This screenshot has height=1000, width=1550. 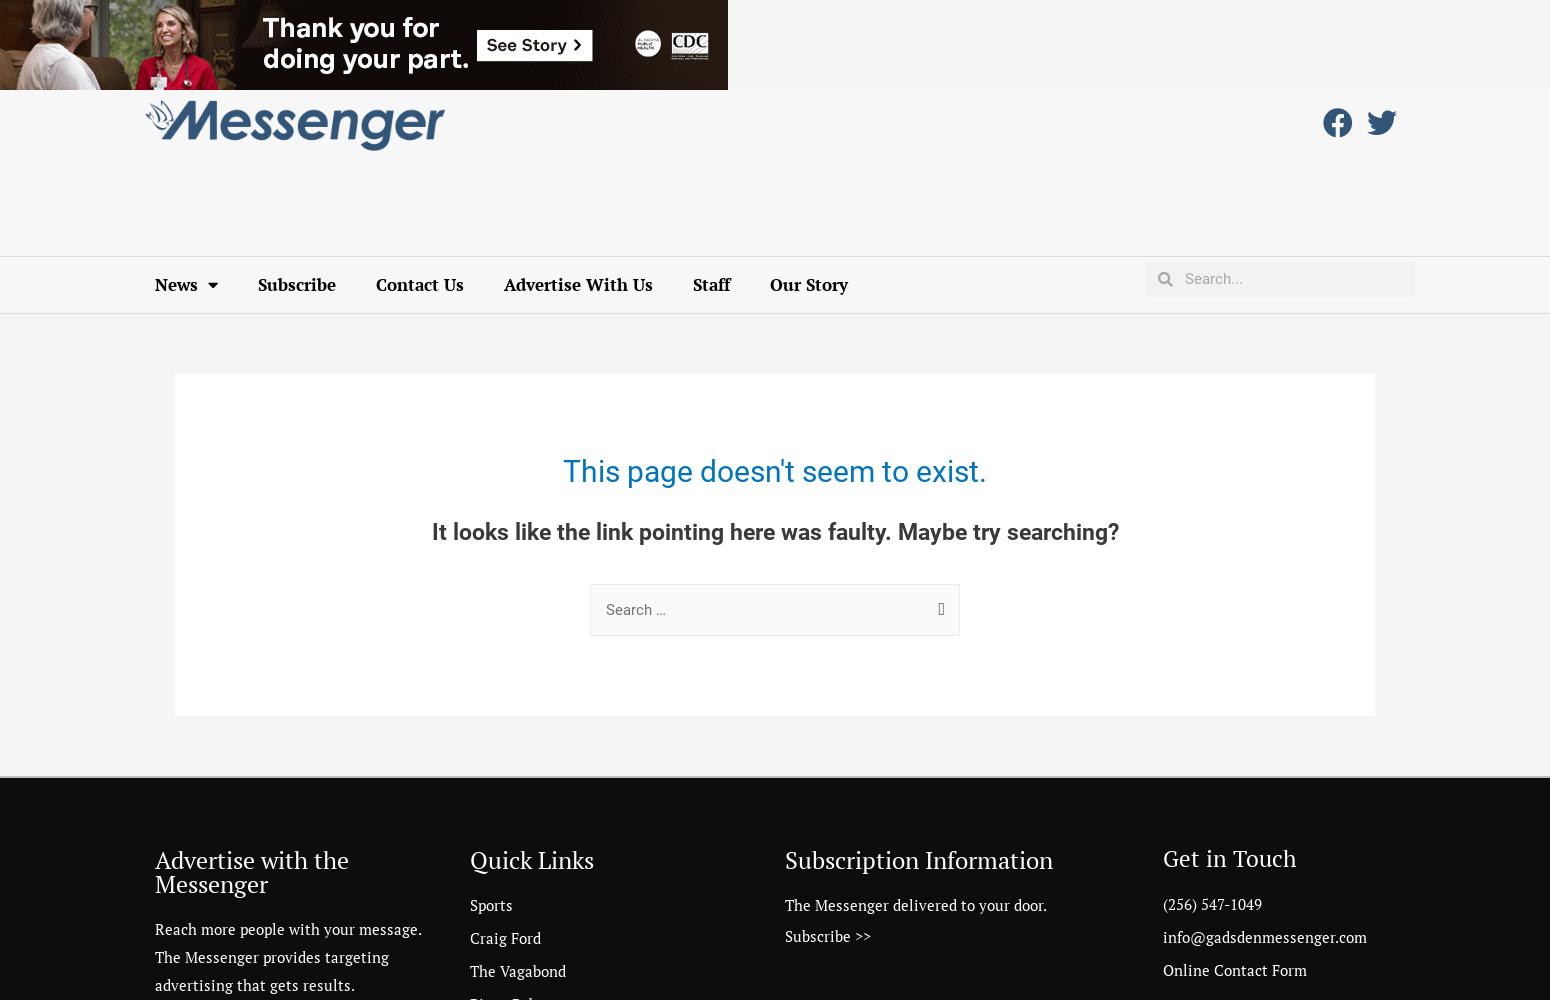 I want to click on 'Get in Touch', so click(x=1229, y=857).